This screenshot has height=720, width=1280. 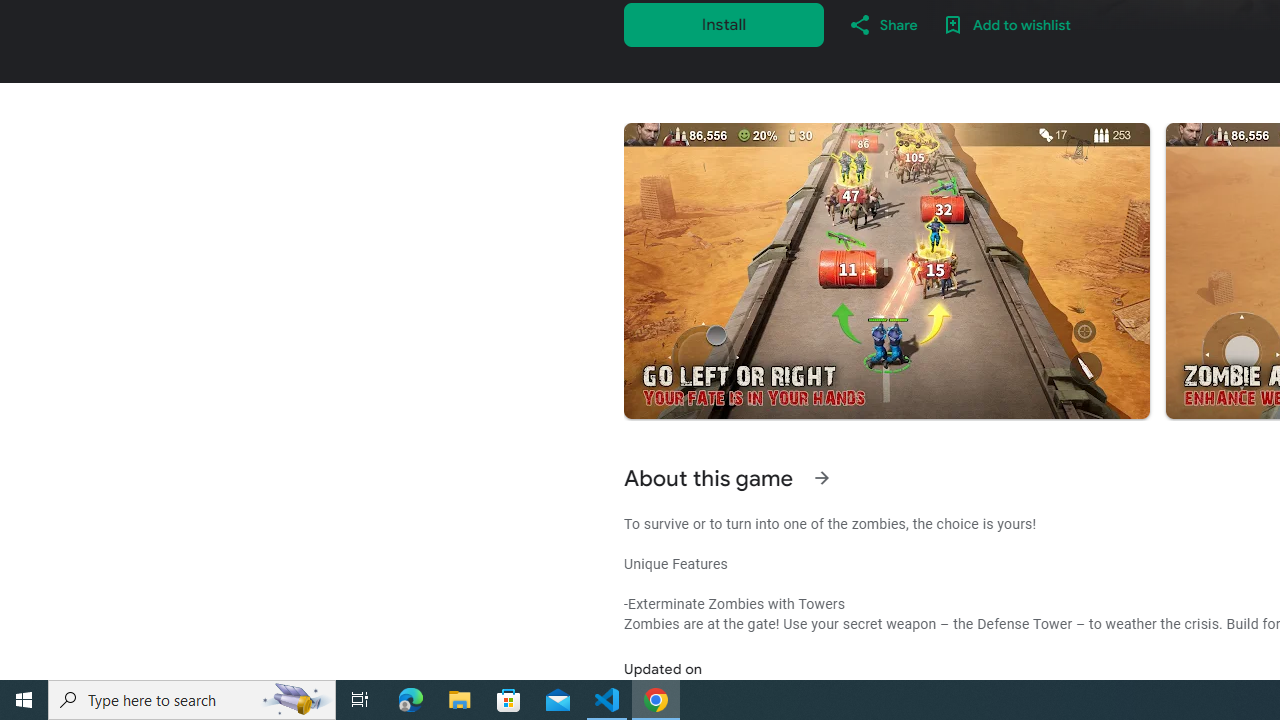 I want to click on 'Add to wishlist', so click(x=1006, y=24).